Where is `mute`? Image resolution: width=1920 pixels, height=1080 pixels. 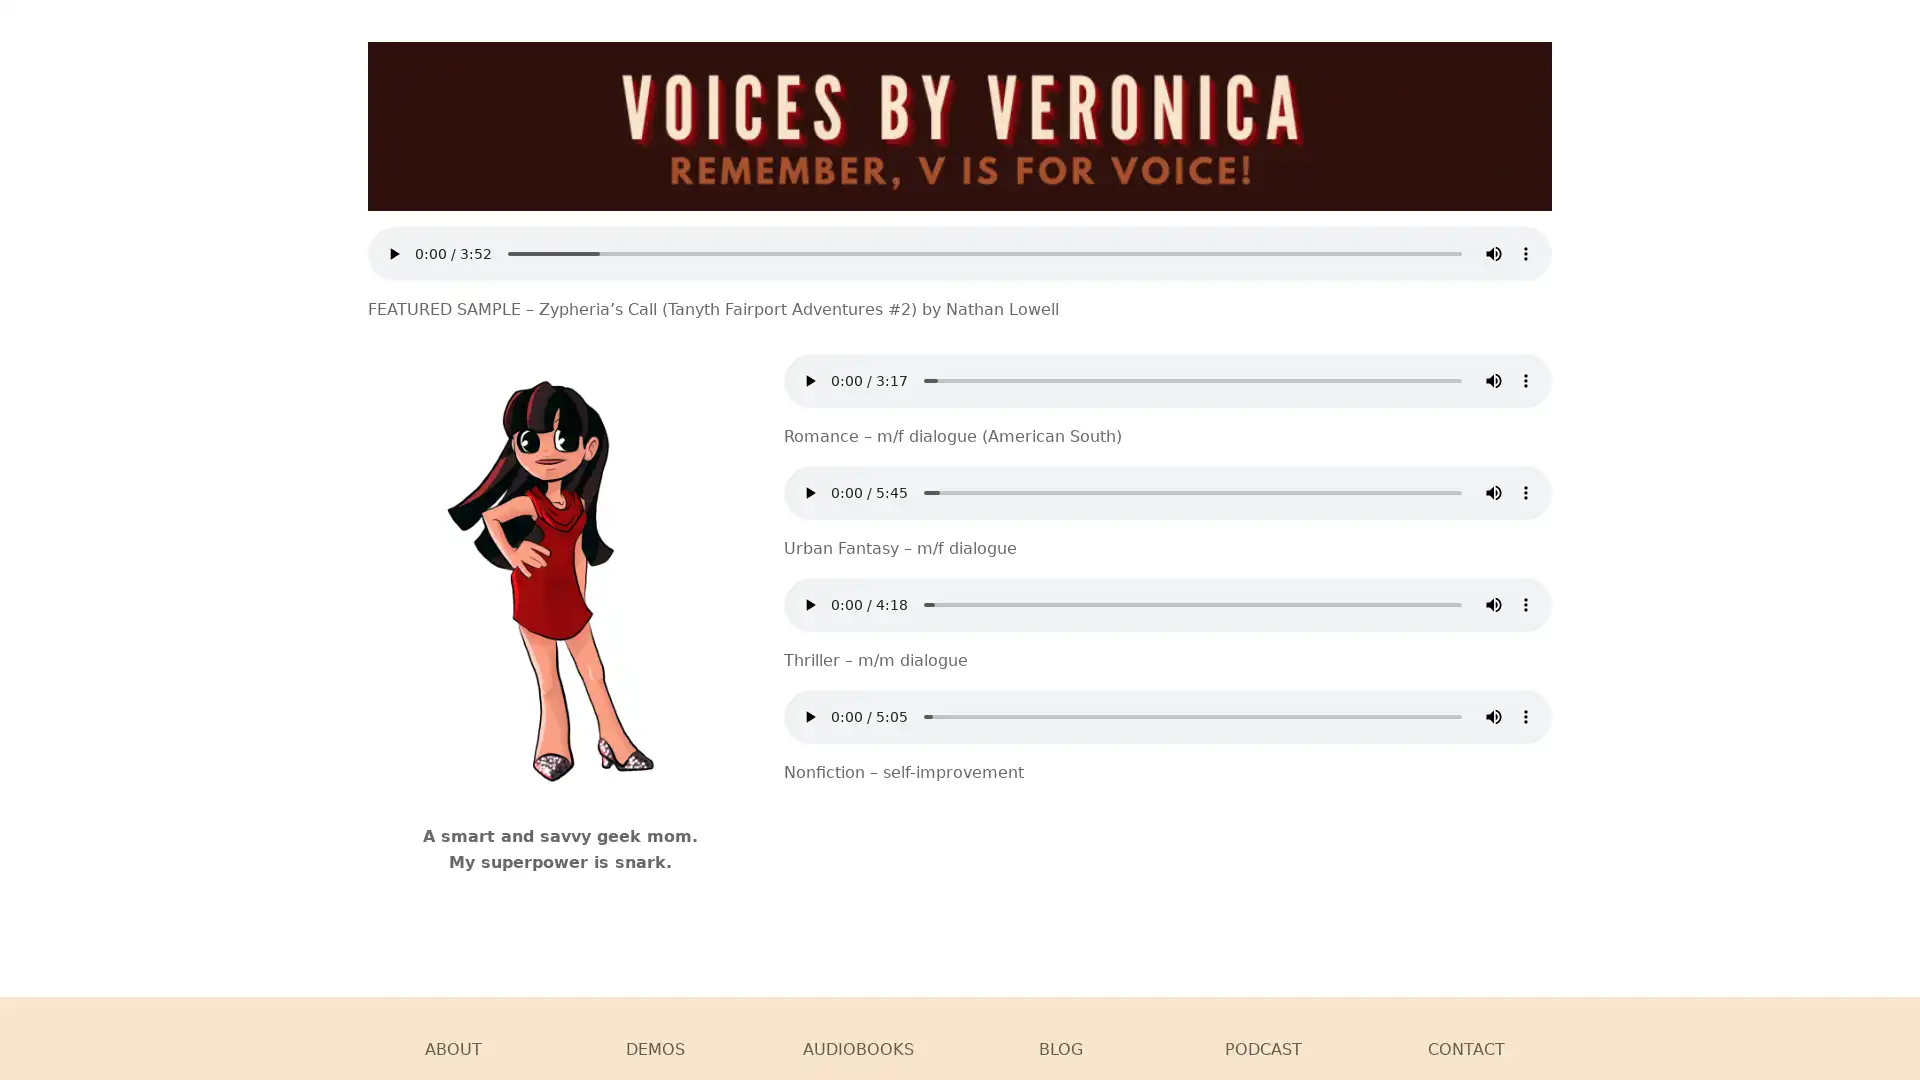 mute is located at coordinates (1493, 381).